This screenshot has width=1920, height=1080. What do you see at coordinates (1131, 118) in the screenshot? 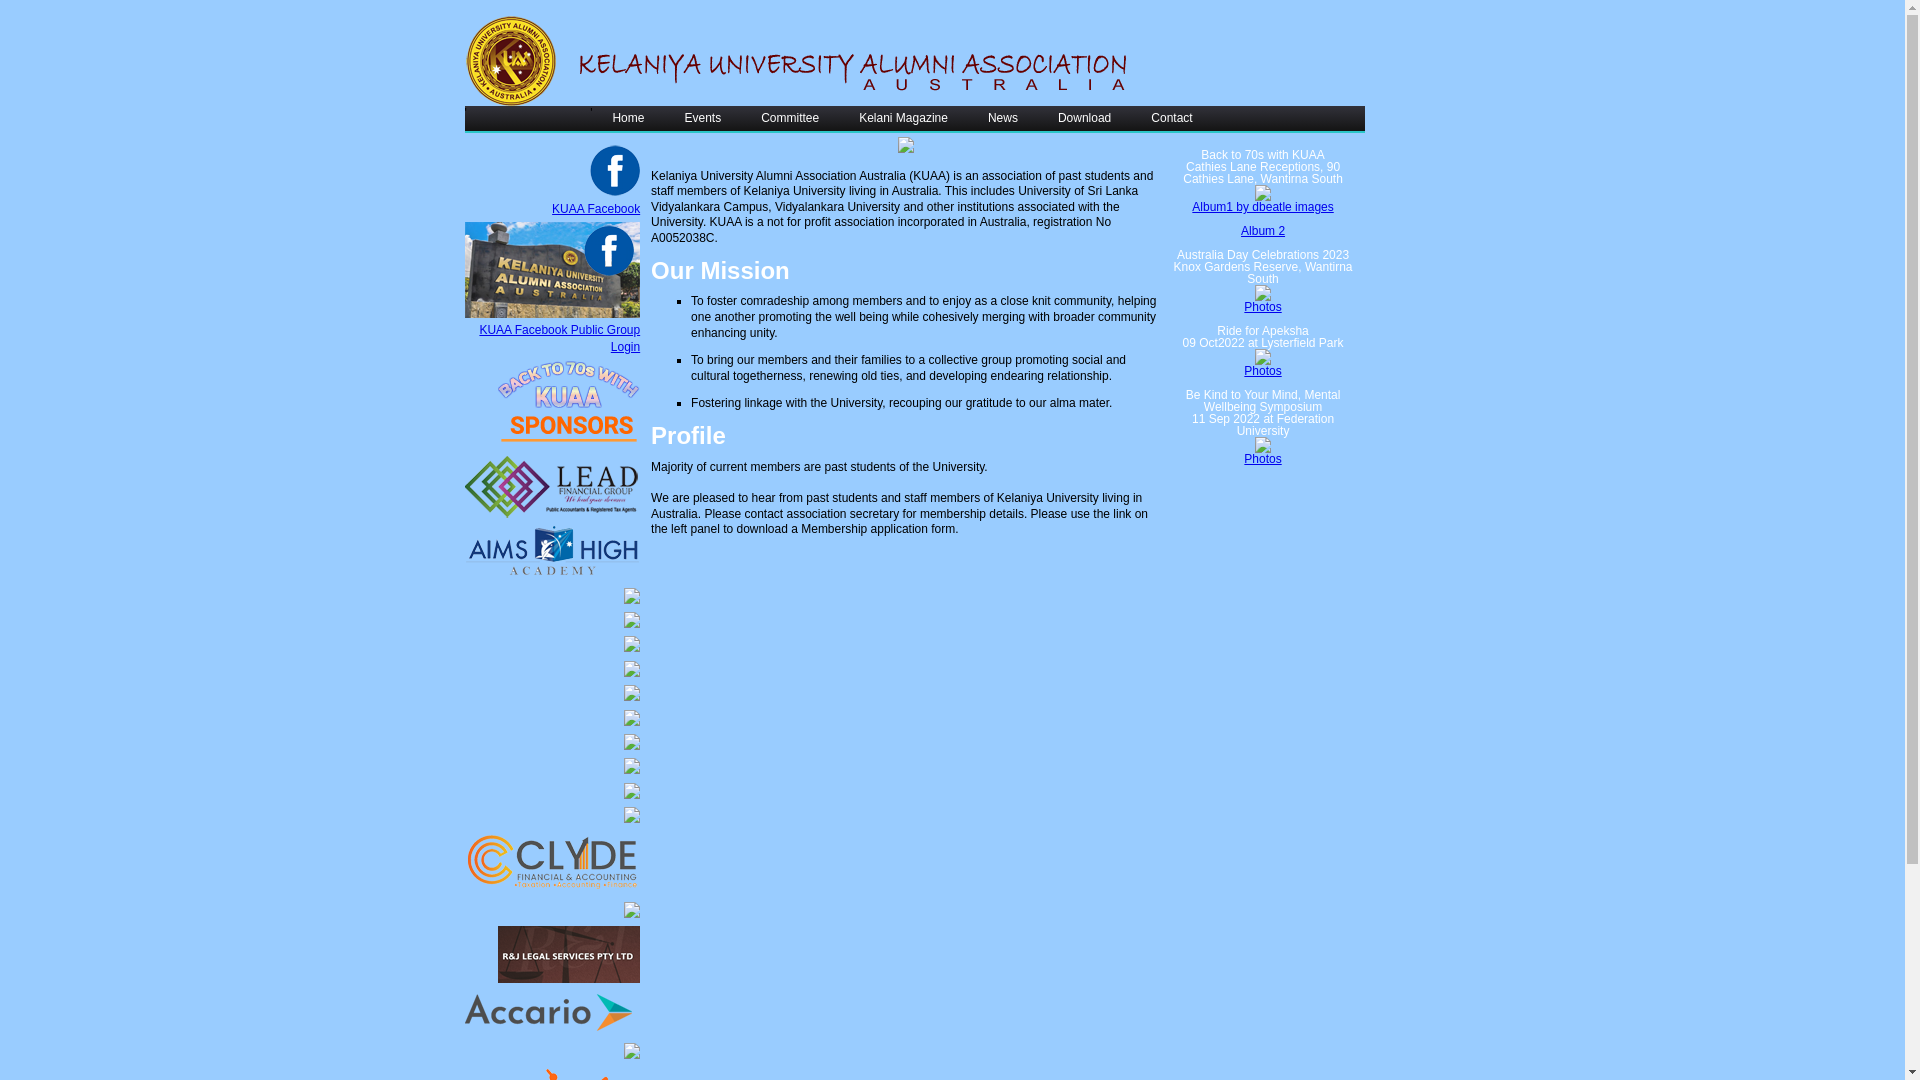
I see `'Contact'` at bounding box center [1131, 118].